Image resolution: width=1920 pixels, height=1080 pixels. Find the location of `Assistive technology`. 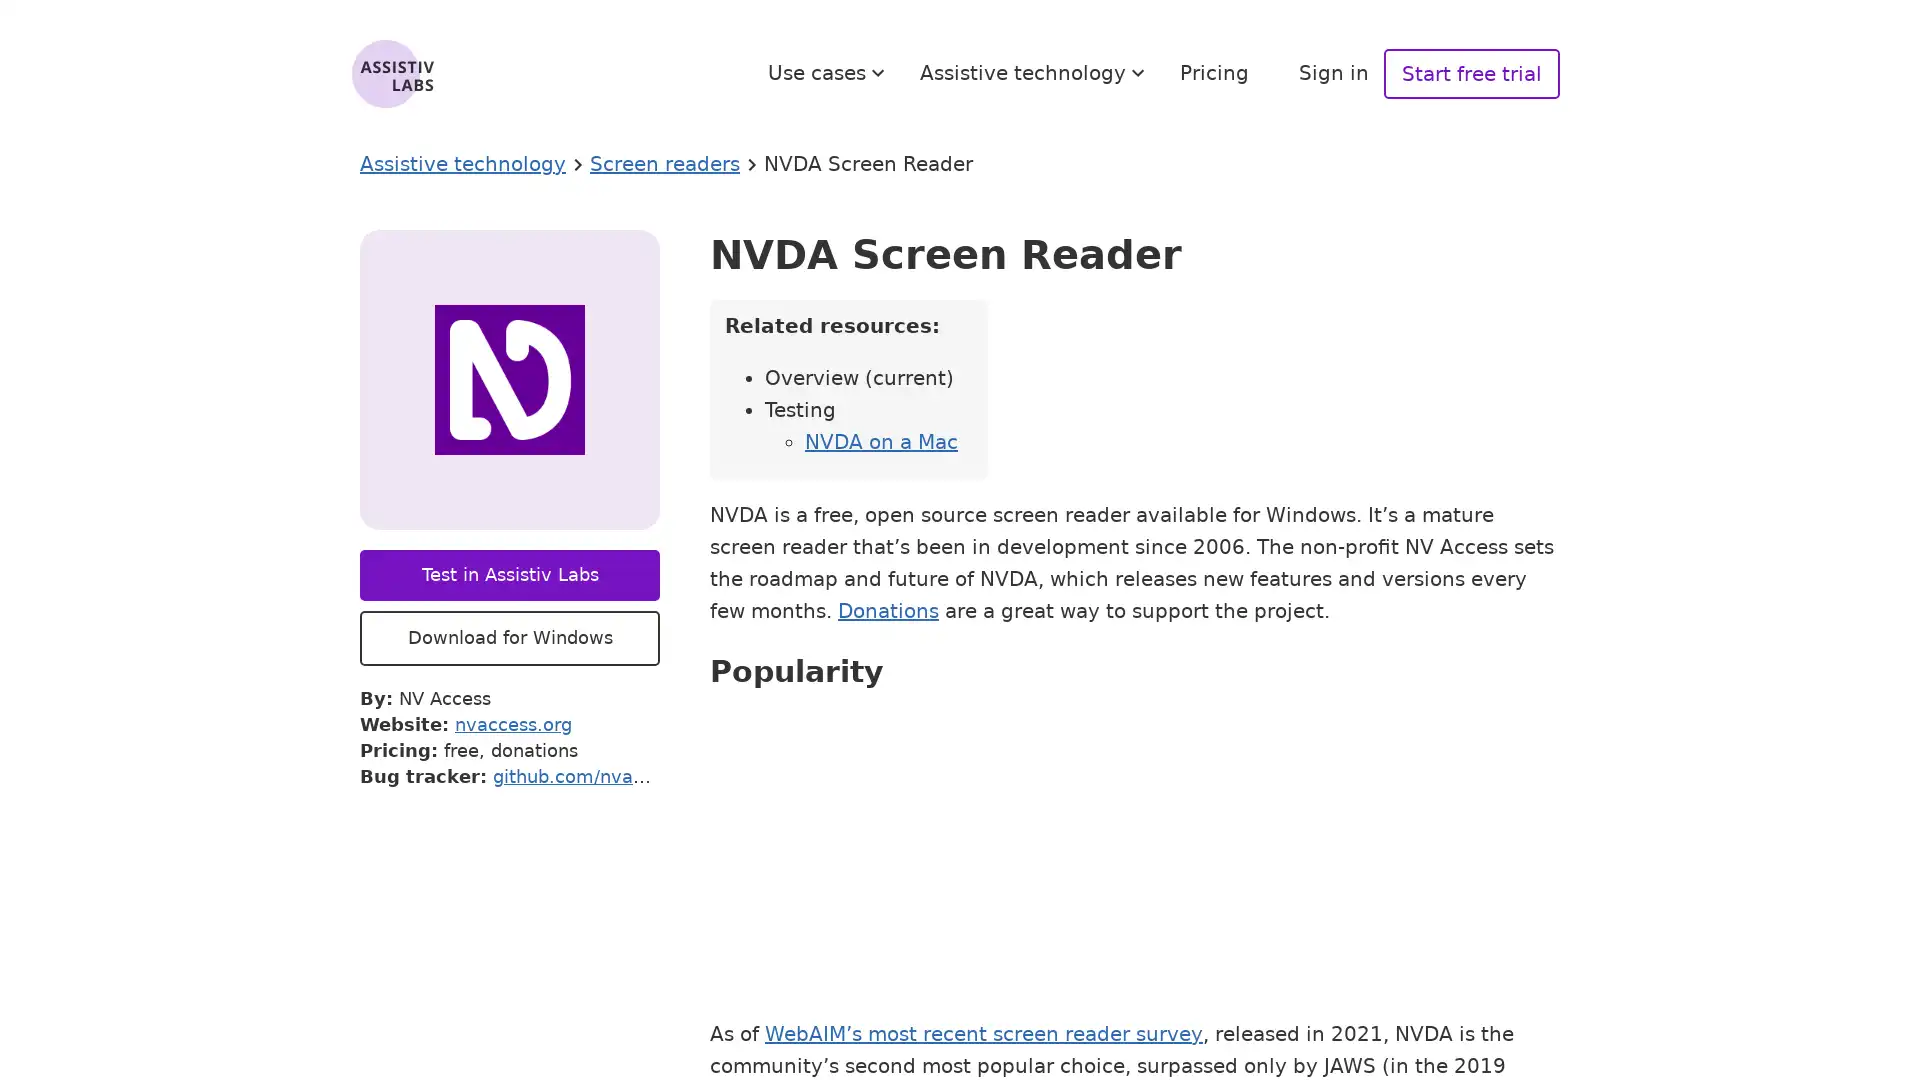

Assistive technology is located at coordinates (1035, 72).